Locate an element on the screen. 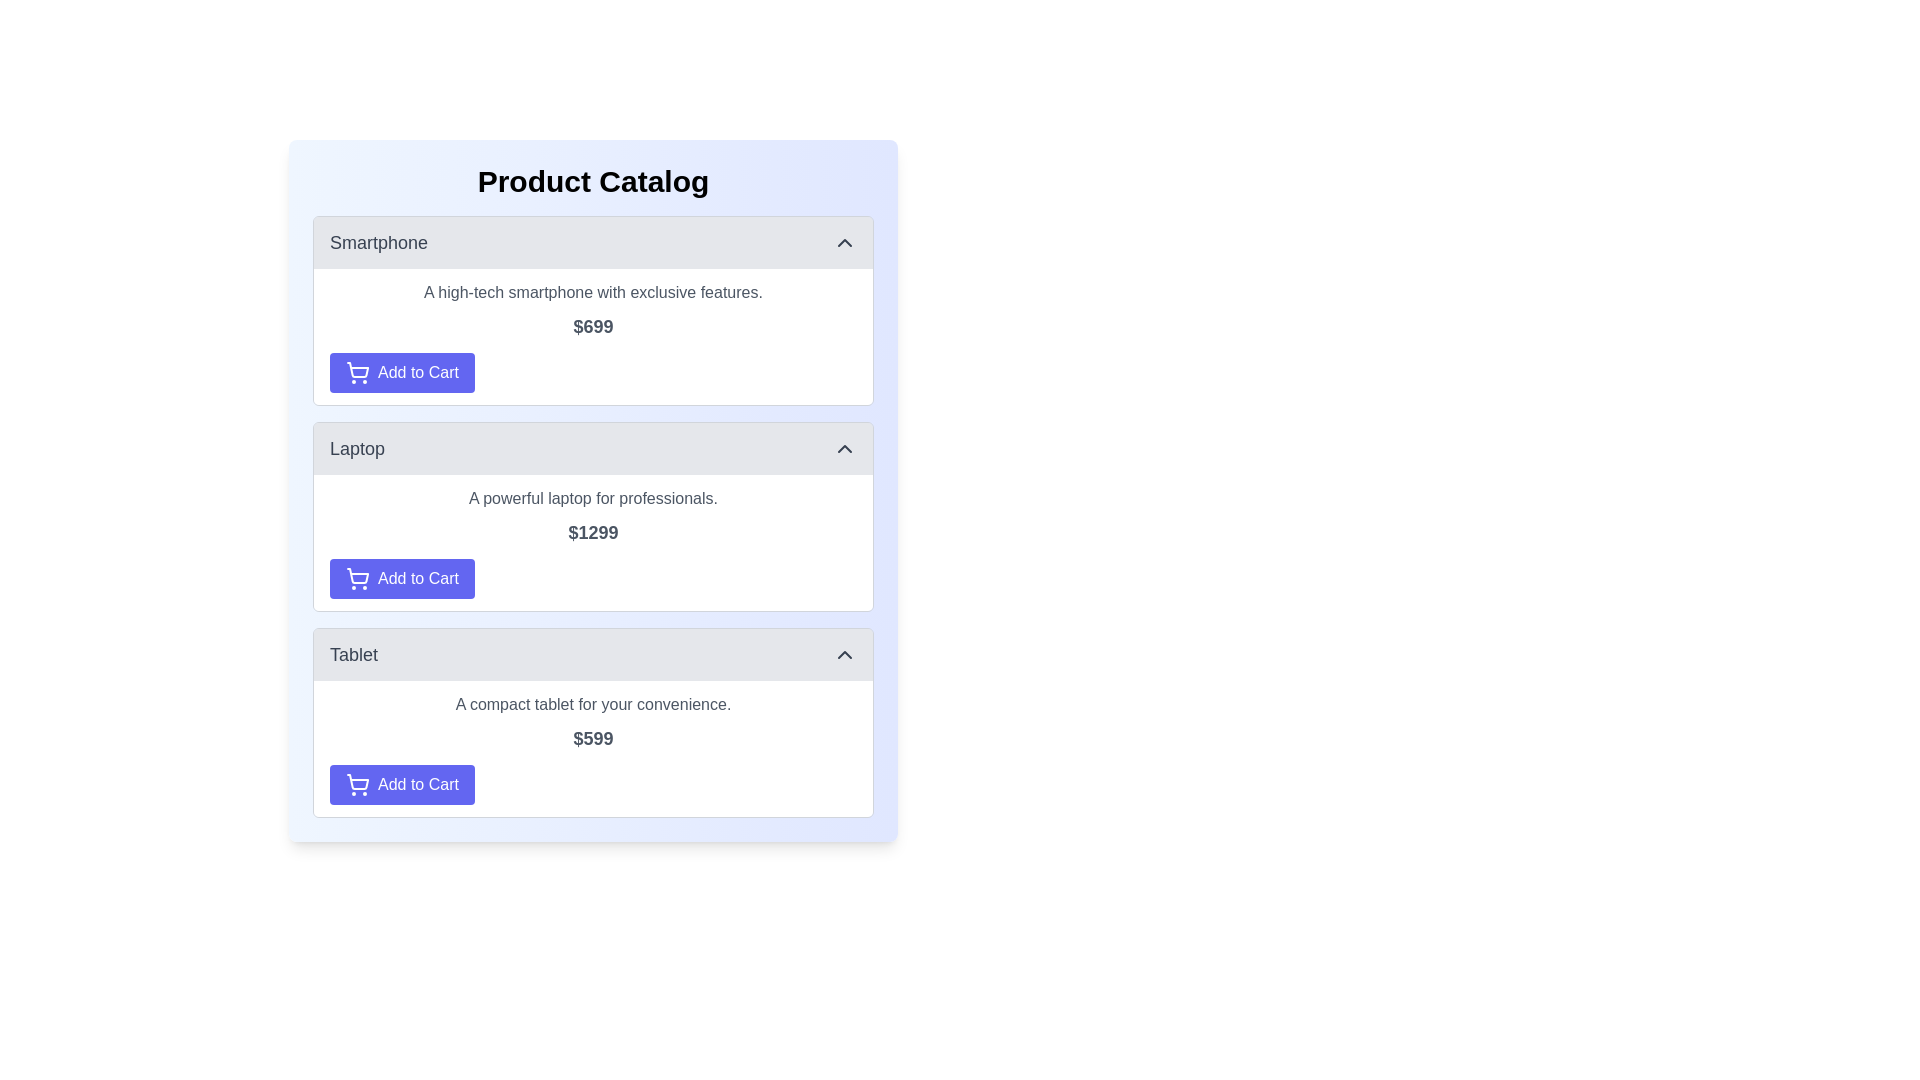 The width and height of the screenshot is (1920, 1080). the toggle button located in the third item of the vertical list of product entries is located at coordinates (592, 655).